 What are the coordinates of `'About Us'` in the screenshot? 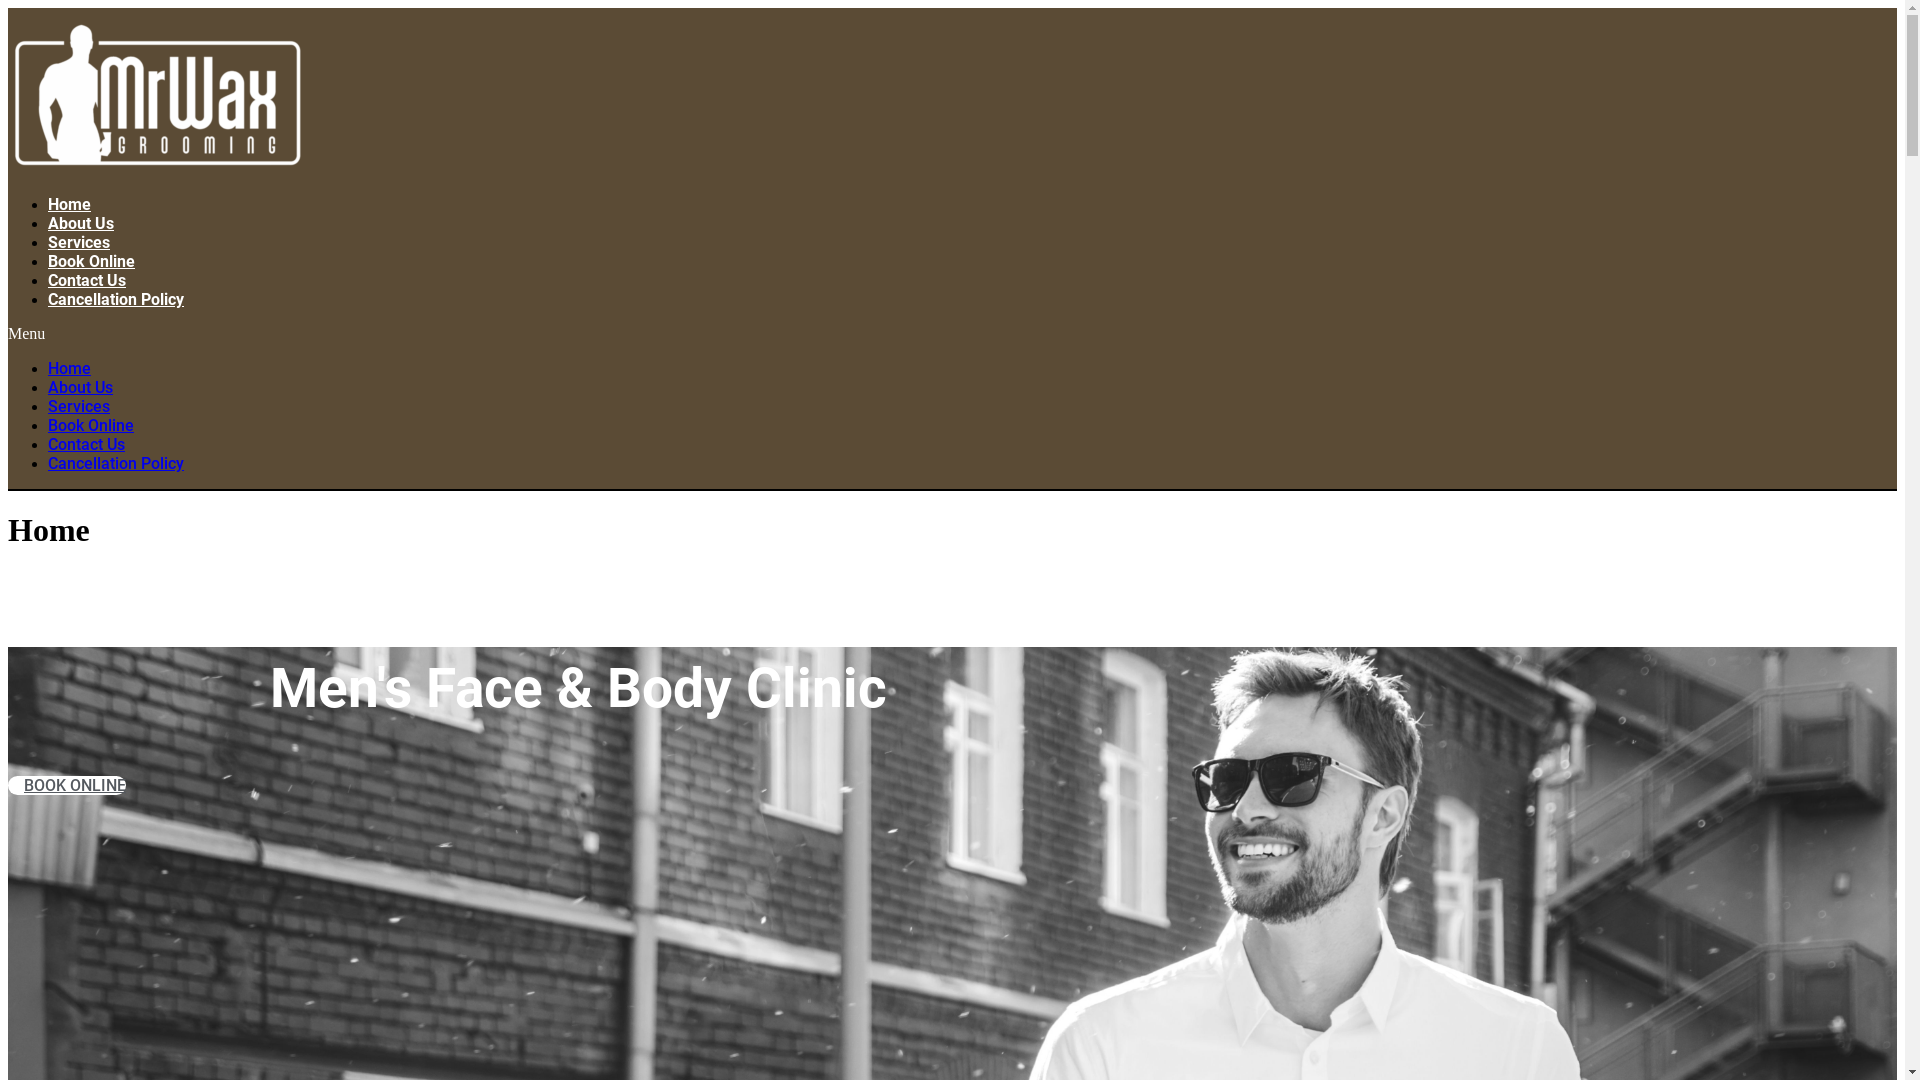 It's located at (80, 223).